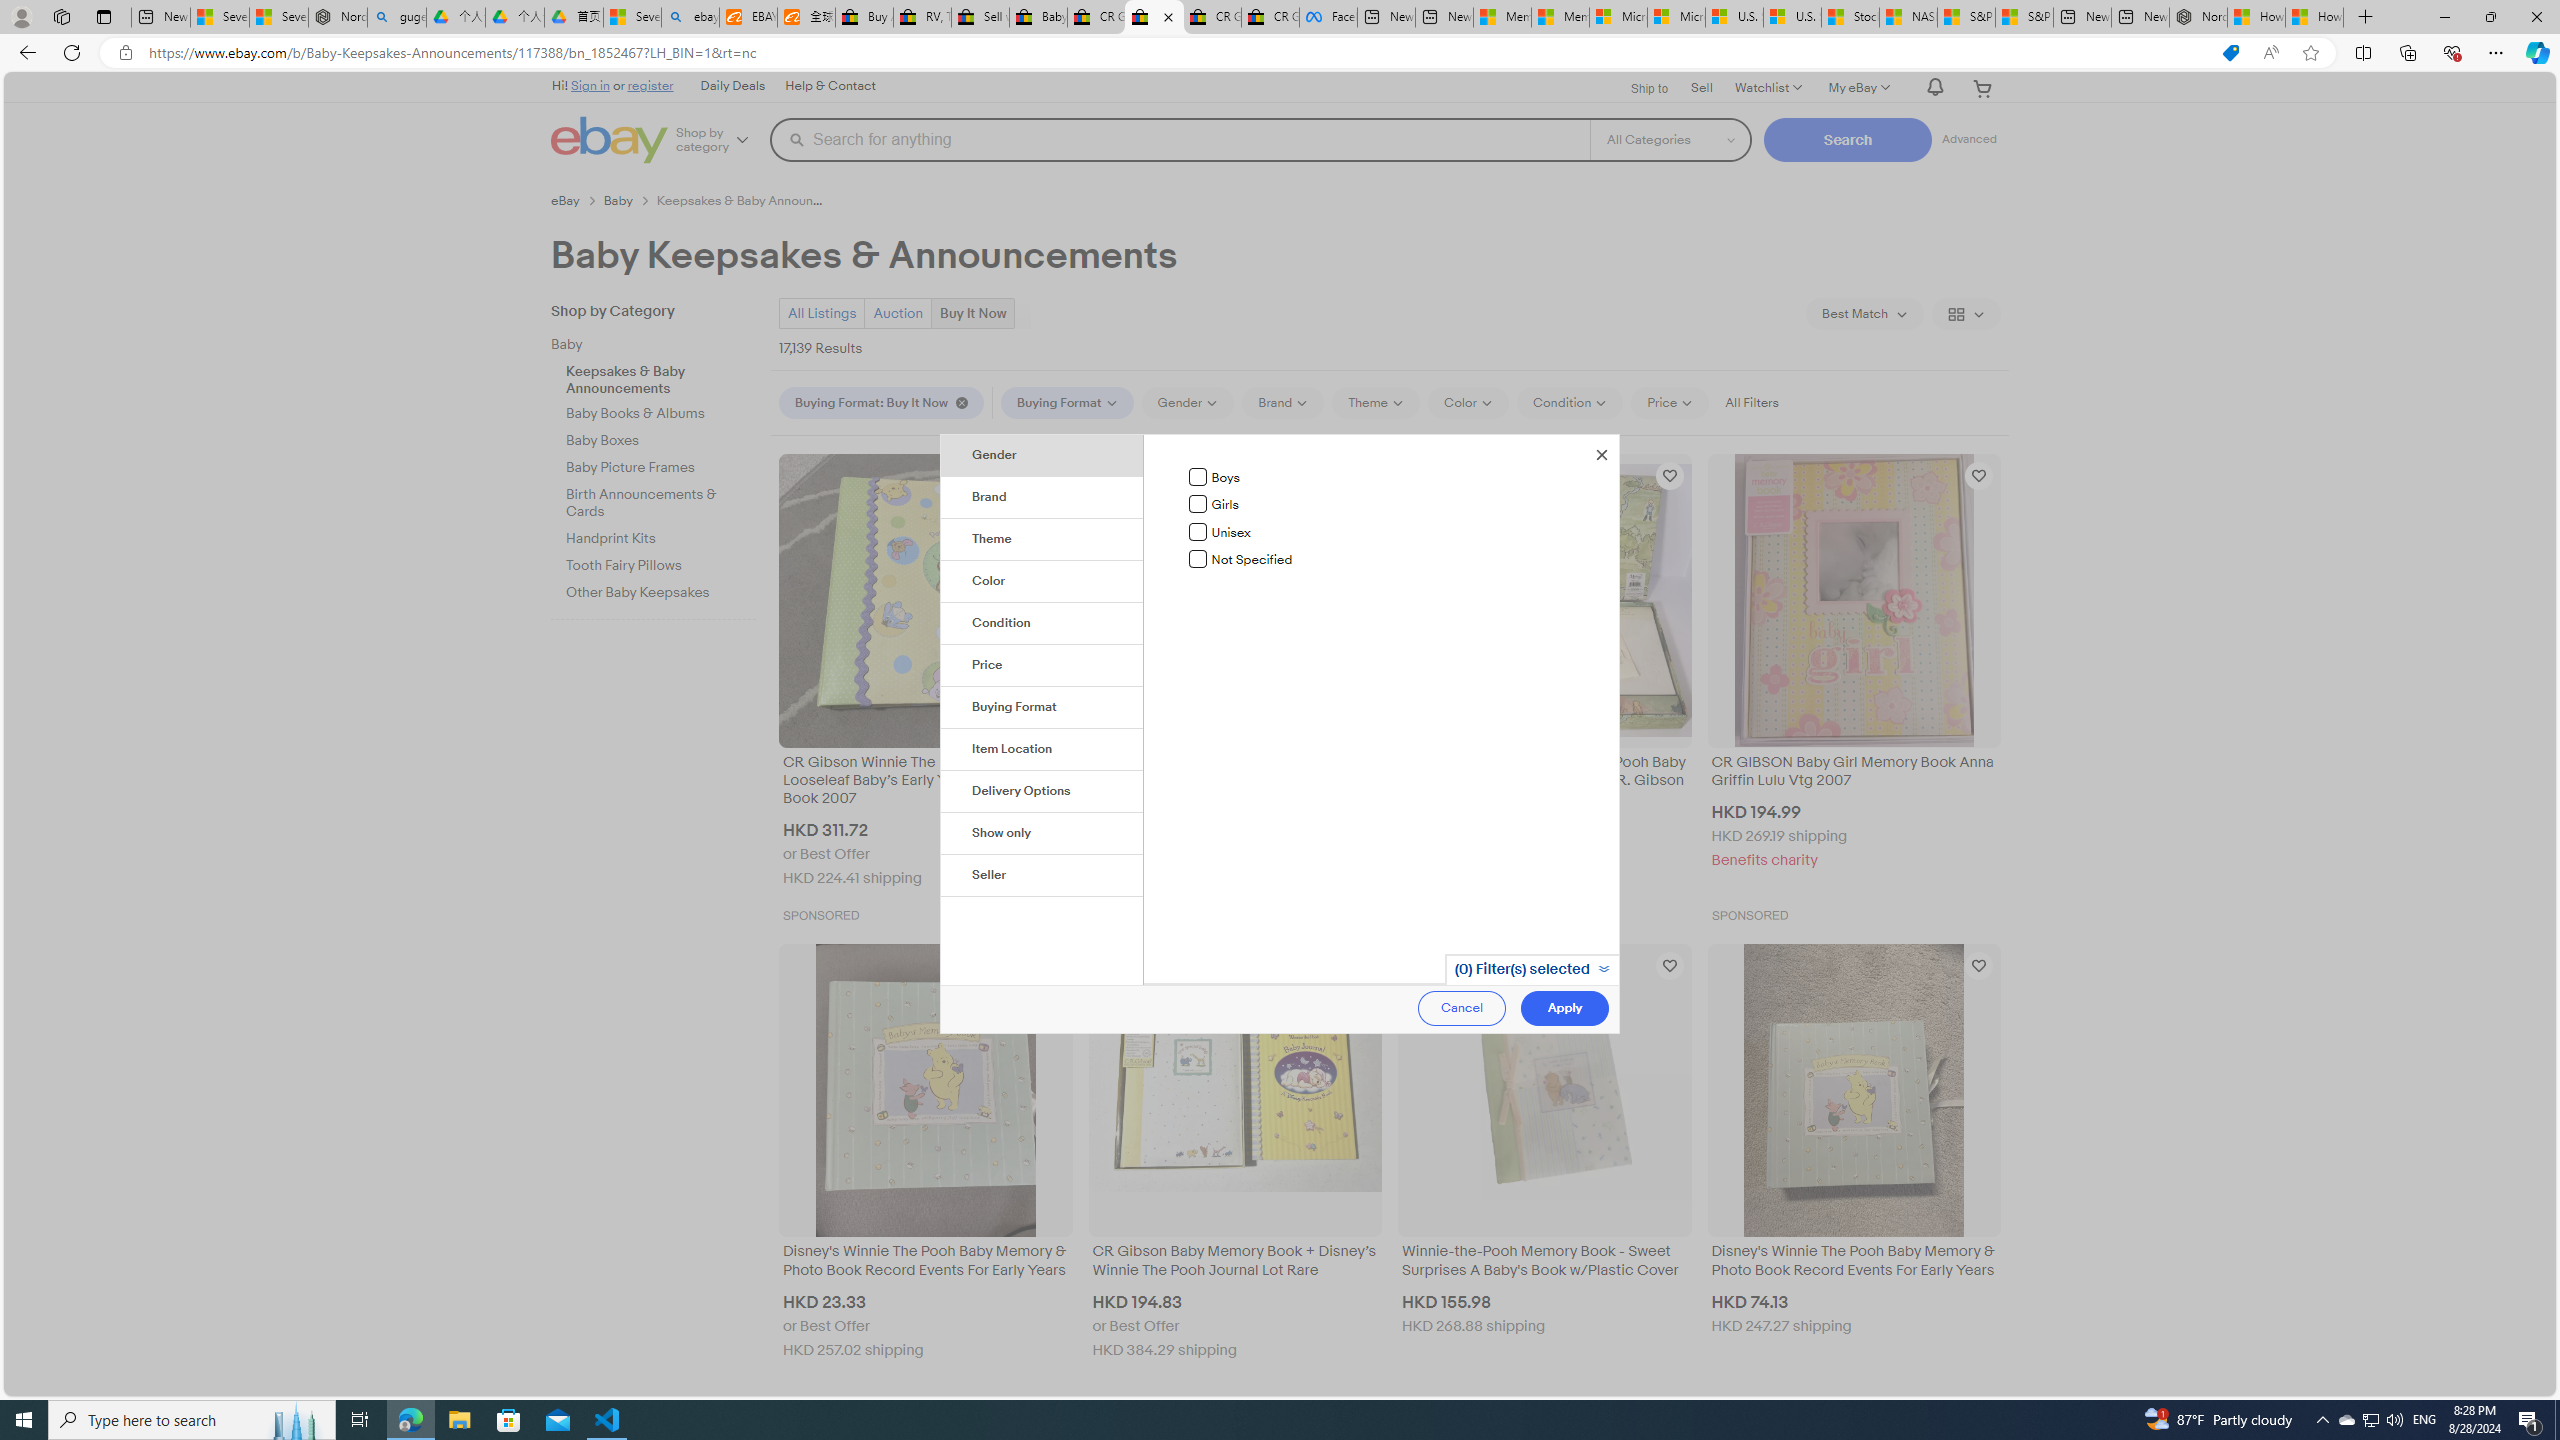 This screenshot has height=1440, width=2560. Describe the element at coordinates (1198, 503) in the screenshot. I see `'Girls'` at that location.